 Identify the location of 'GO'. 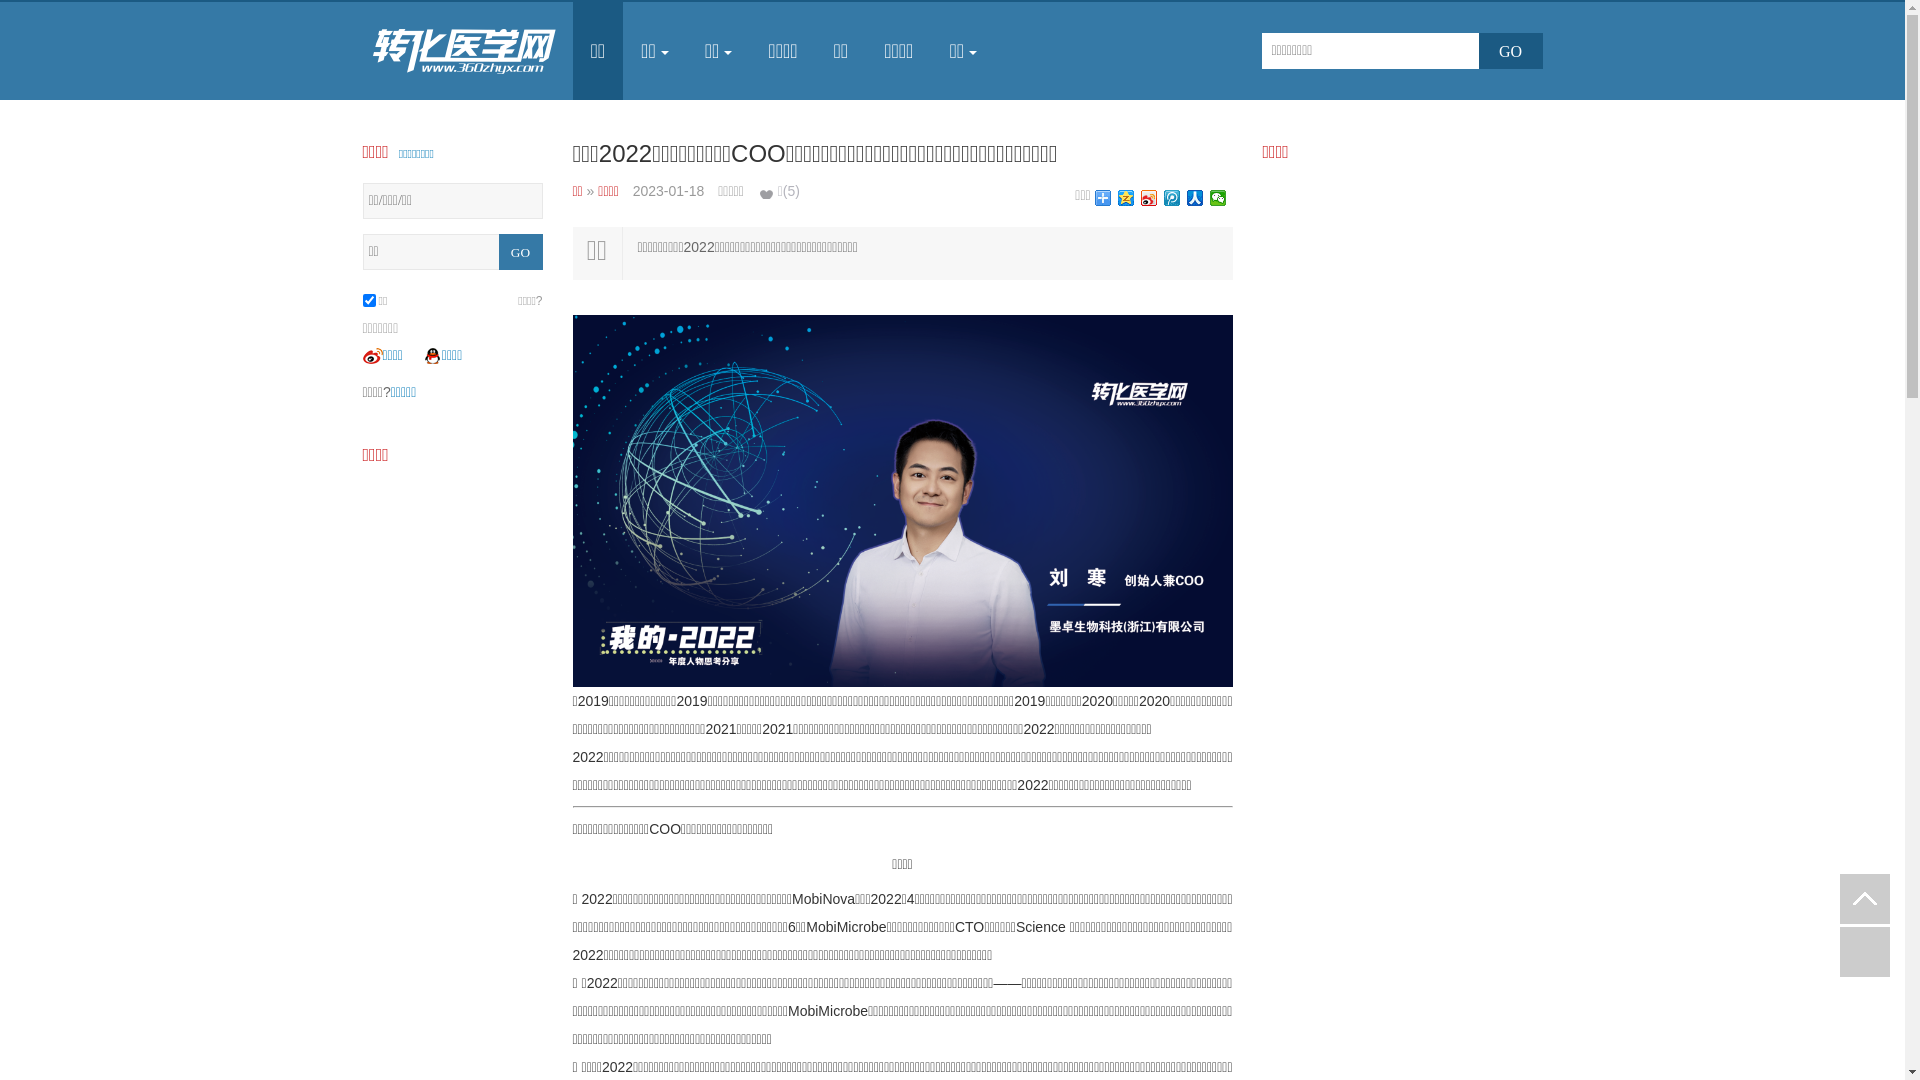
(519, 250).